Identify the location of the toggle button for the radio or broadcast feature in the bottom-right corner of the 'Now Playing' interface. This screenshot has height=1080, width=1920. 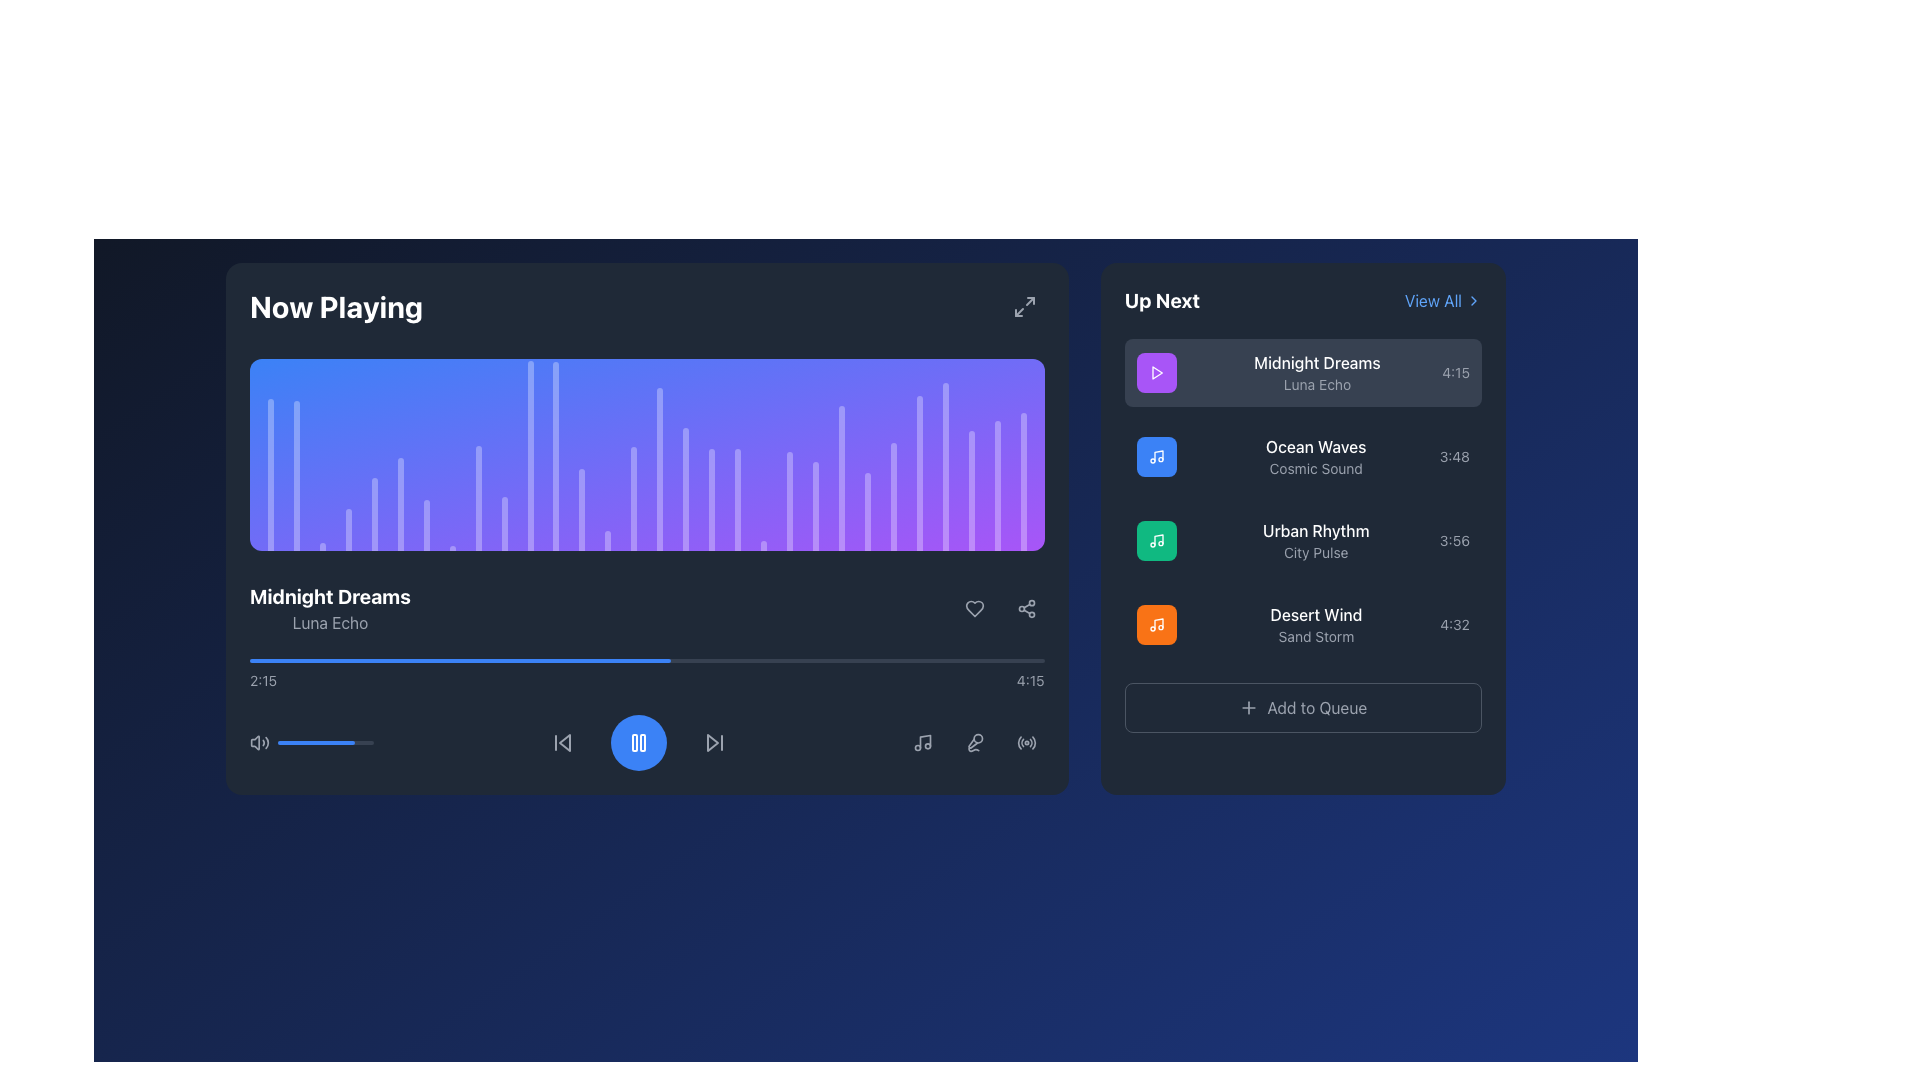
(1026, 743).